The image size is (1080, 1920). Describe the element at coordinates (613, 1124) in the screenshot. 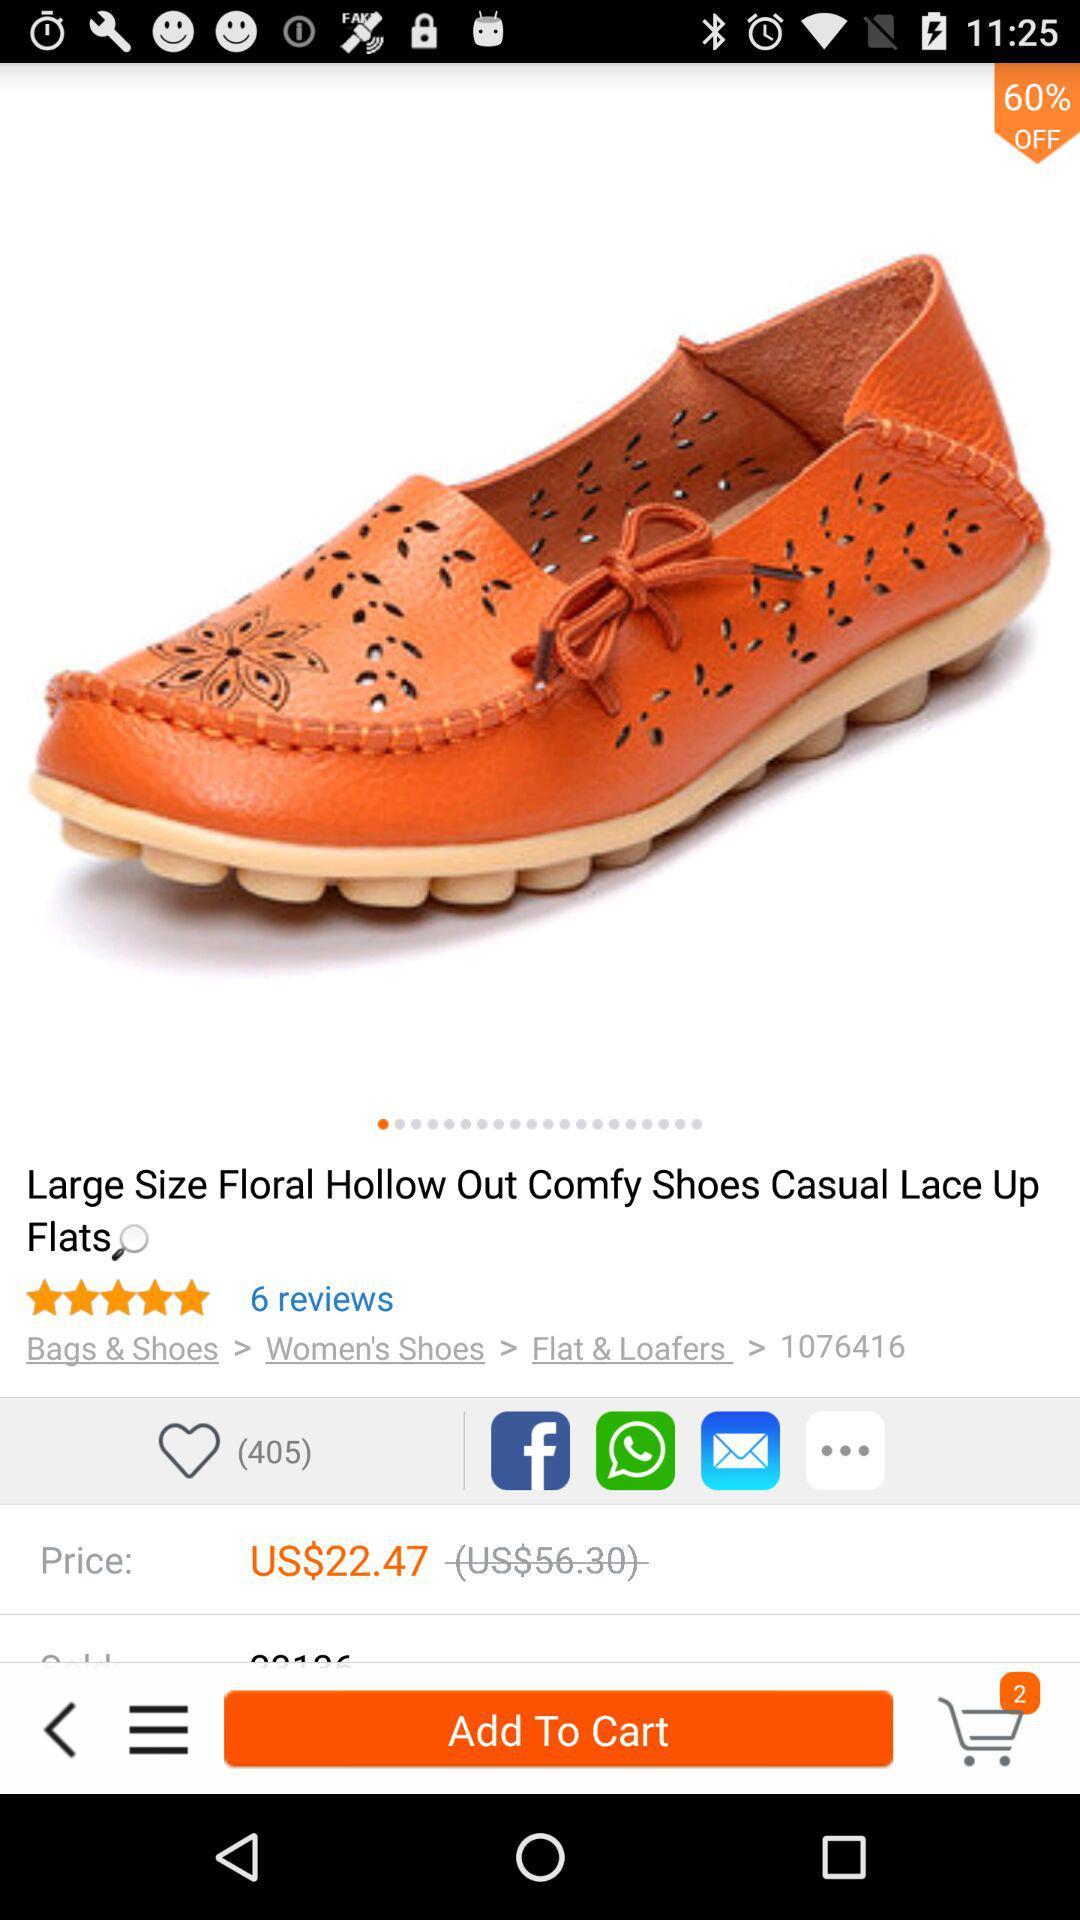

I see `show different picture` at that location.